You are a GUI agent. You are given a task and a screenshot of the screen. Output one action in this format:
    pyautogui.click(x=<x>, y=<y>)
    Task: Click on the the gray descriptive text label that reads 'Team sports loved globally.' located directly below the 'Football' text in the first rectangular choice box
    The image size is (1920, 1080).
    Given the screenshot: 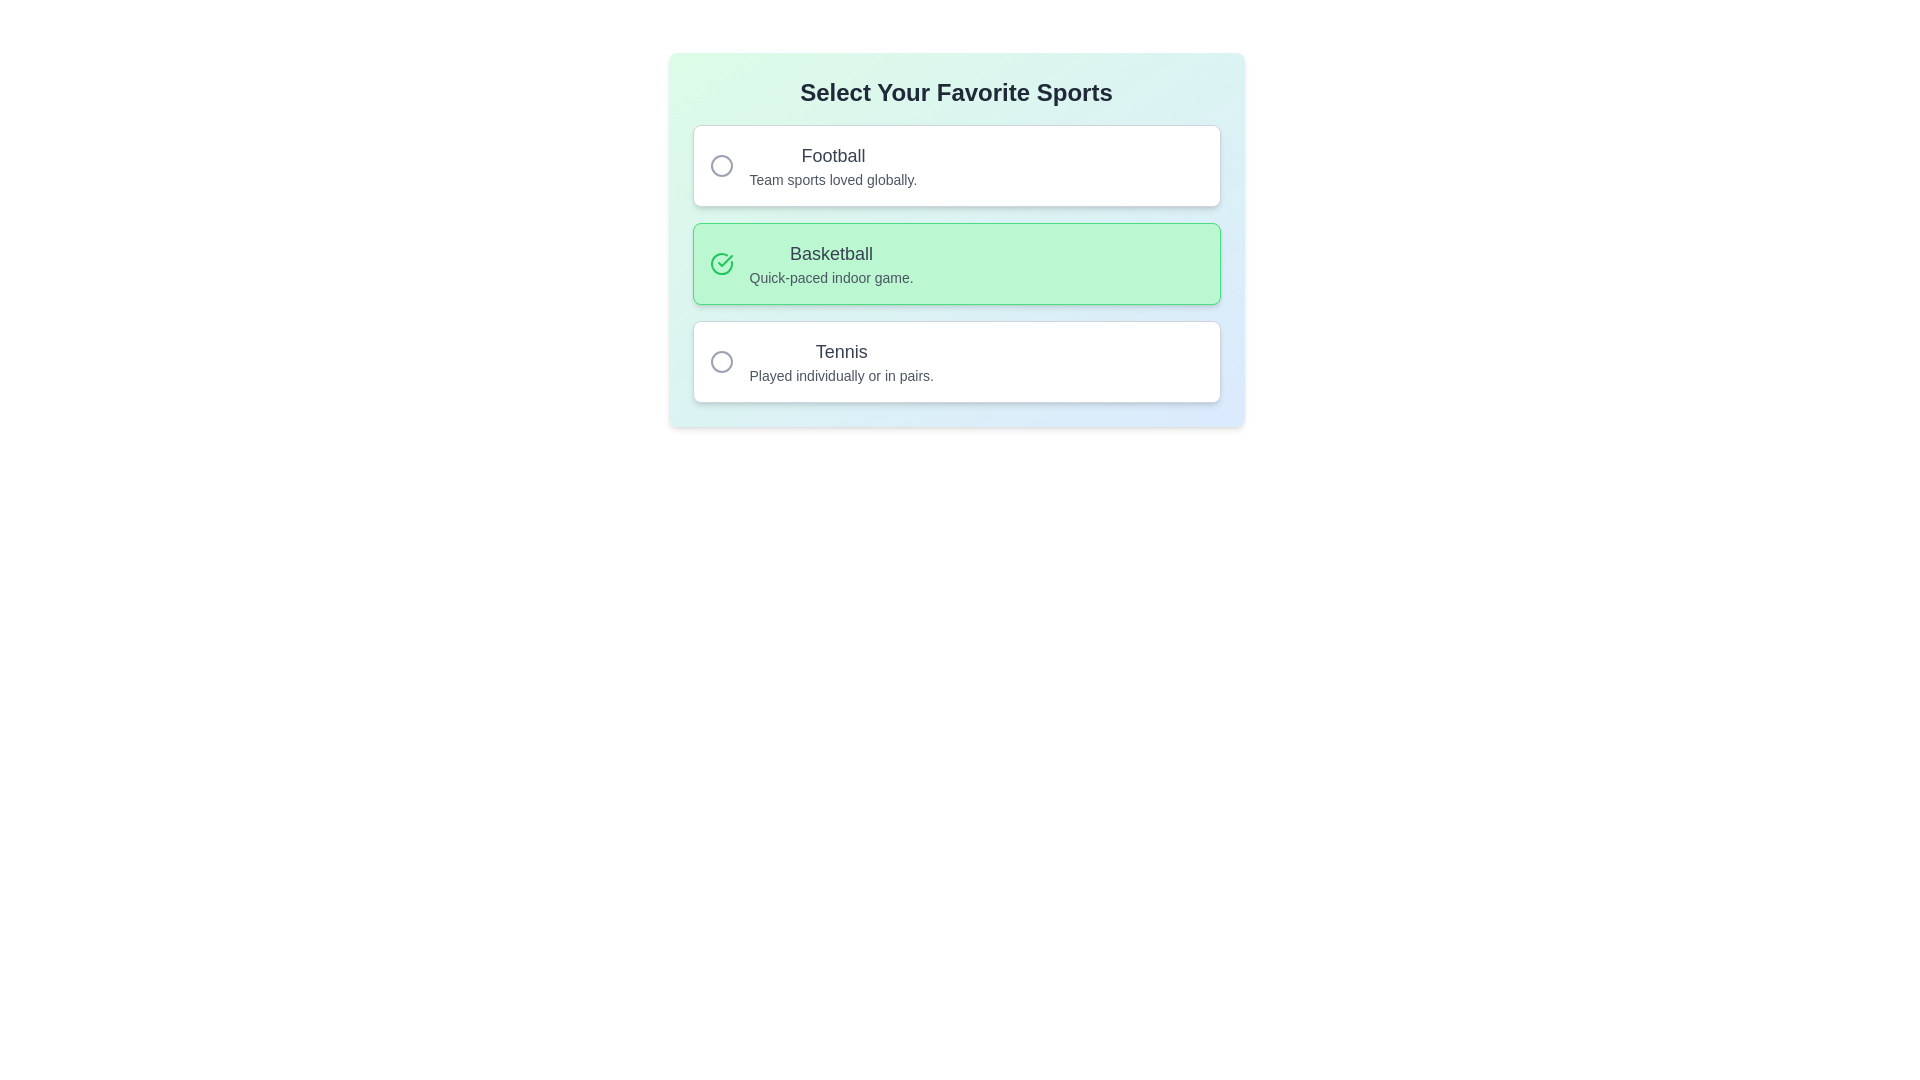 What is the action you would take?
    pyautogui.click(x=833, y=180)
    